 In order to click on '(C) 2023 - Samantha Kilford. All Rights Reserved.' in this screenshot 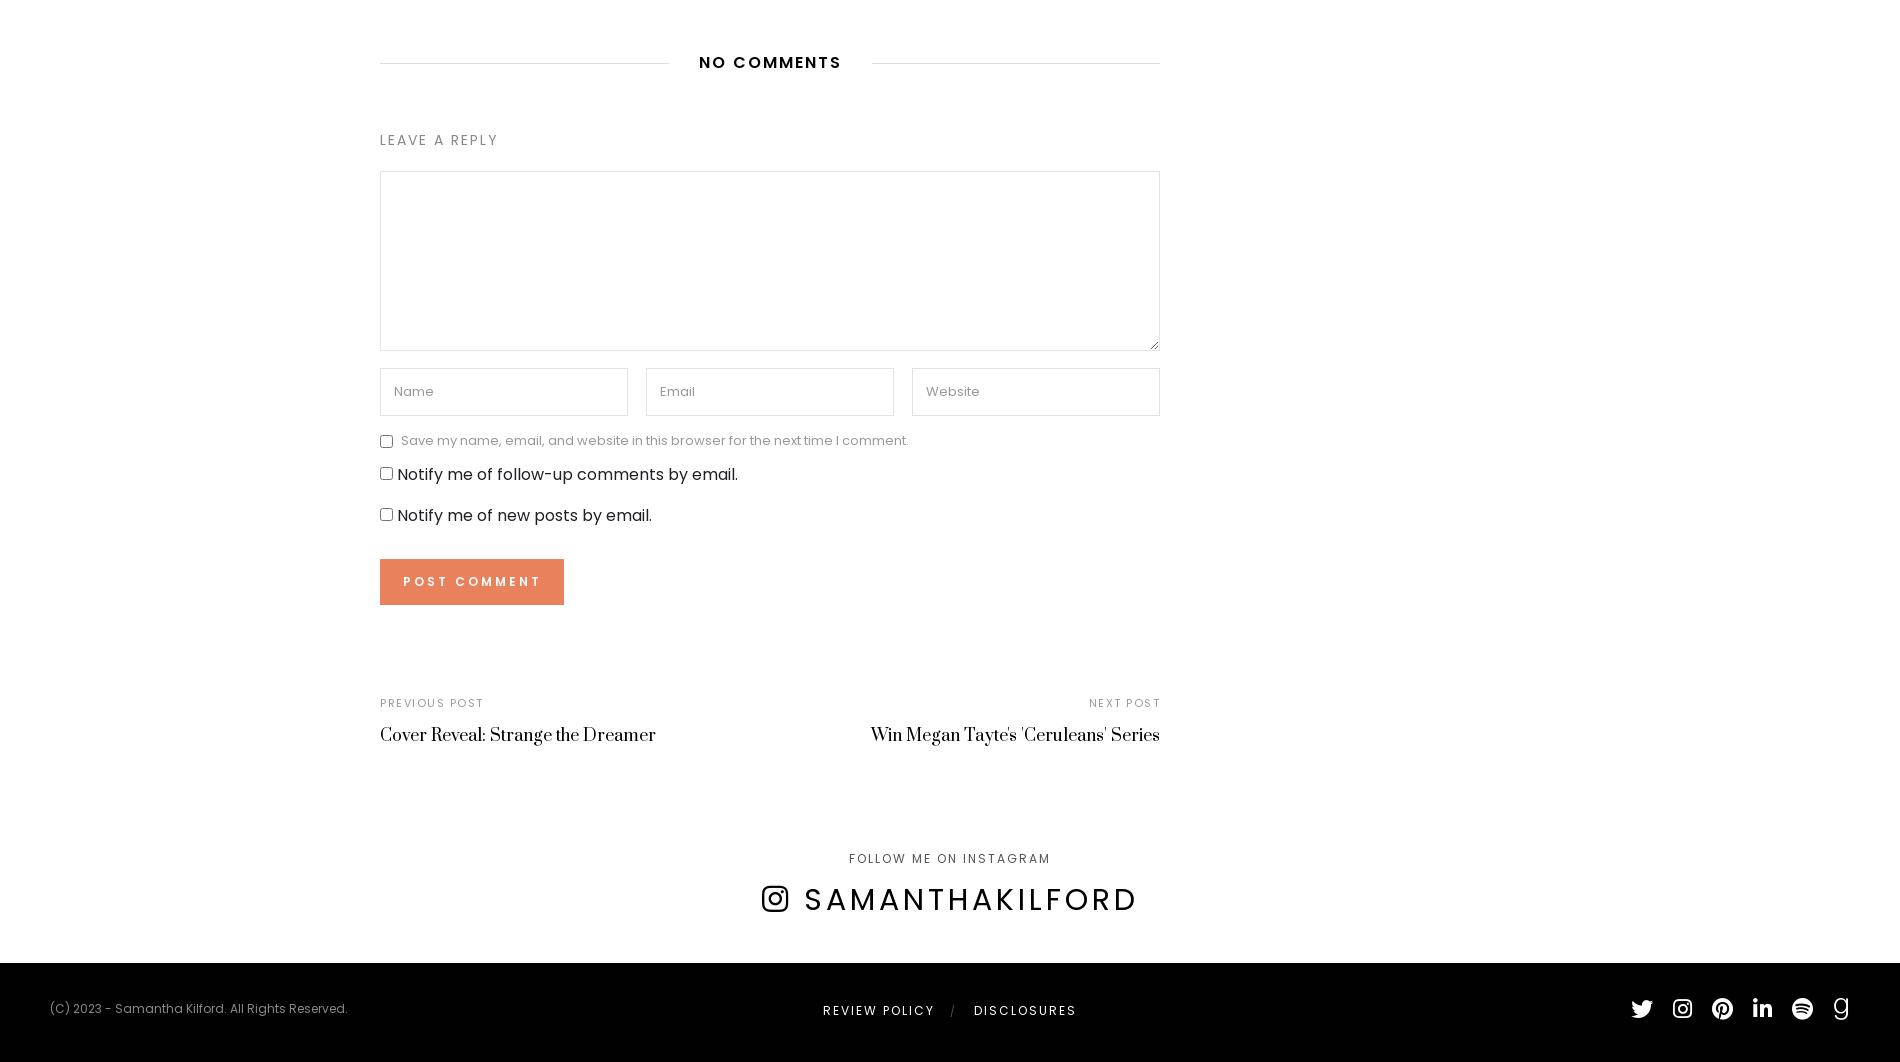, I will do `click(198, 1007)`.